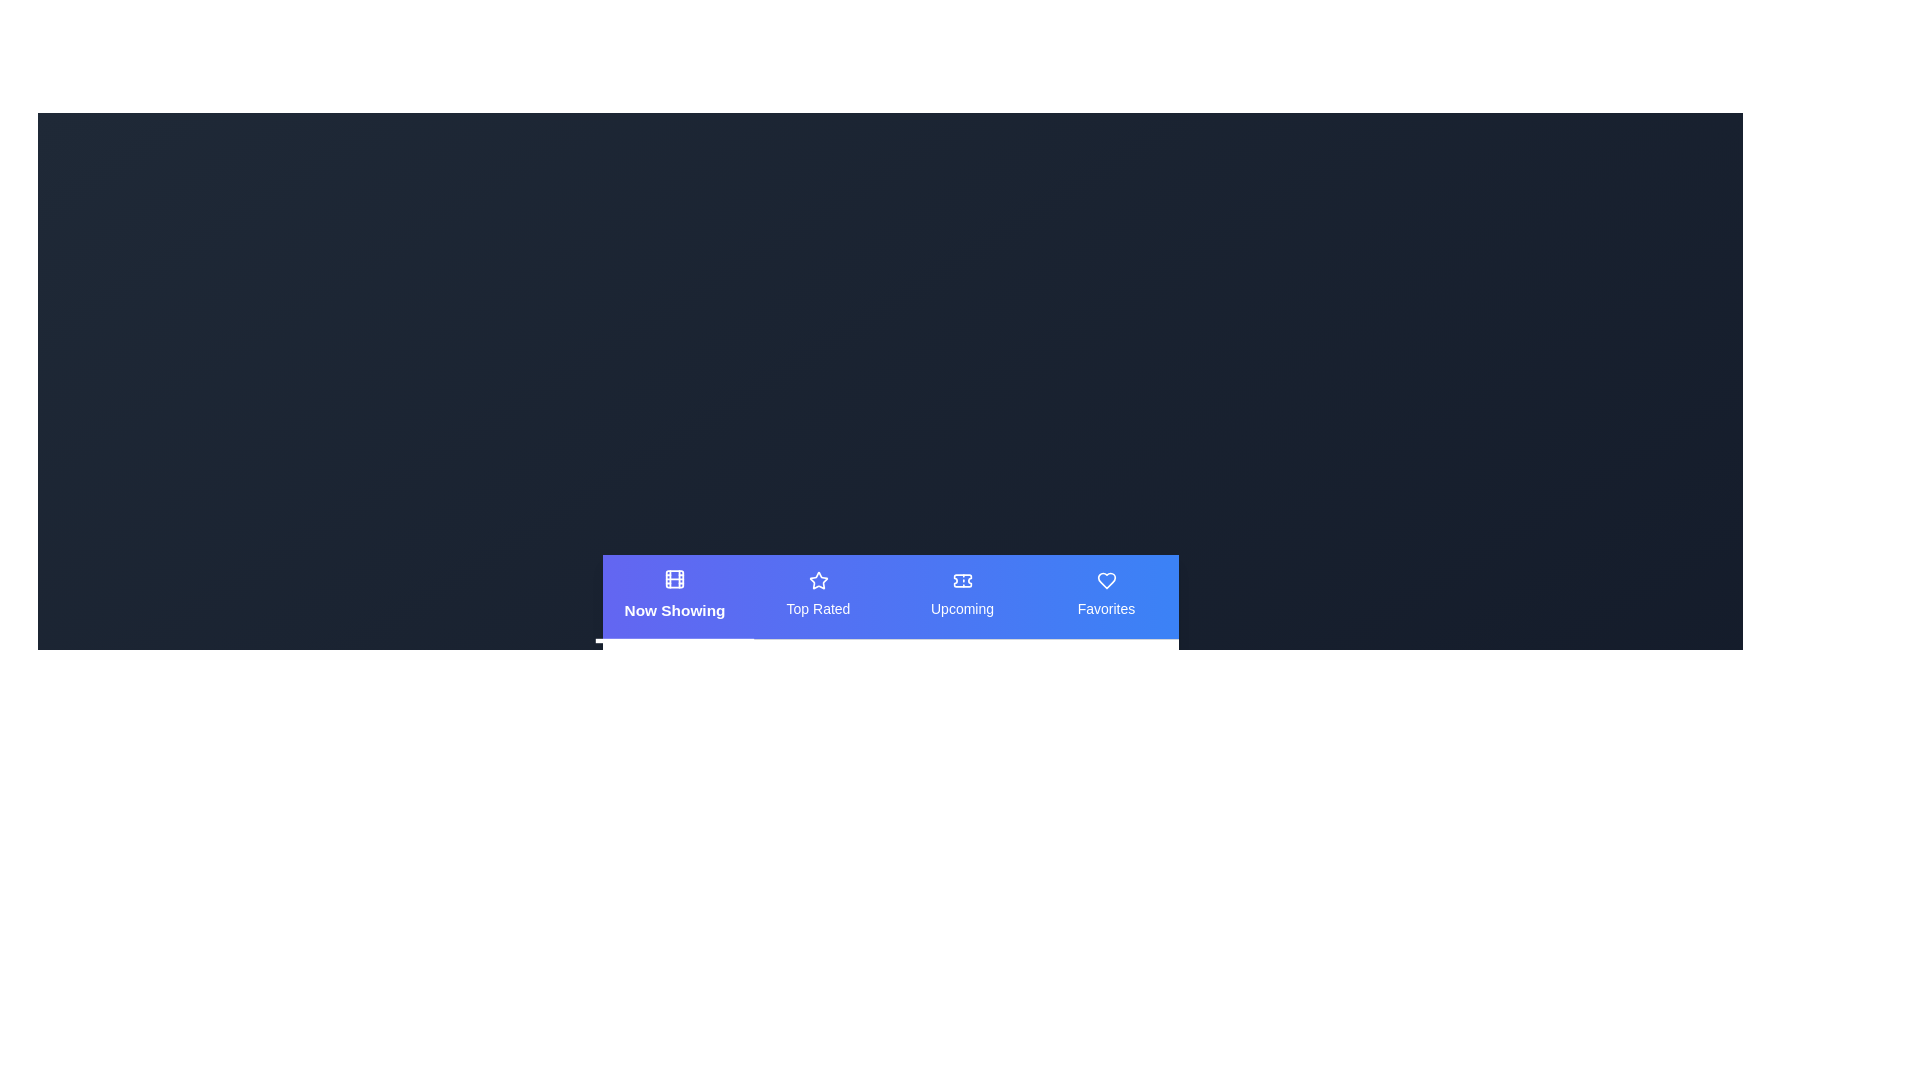 The height and width of the screenshot is (1080, 1920). What do you see at coordinates (674, 578) in the screenshot?
I see `the SVG icon resembling a film strip located above the 'Now Showing' text in the navigation bar` at bounding box center [674, 578].